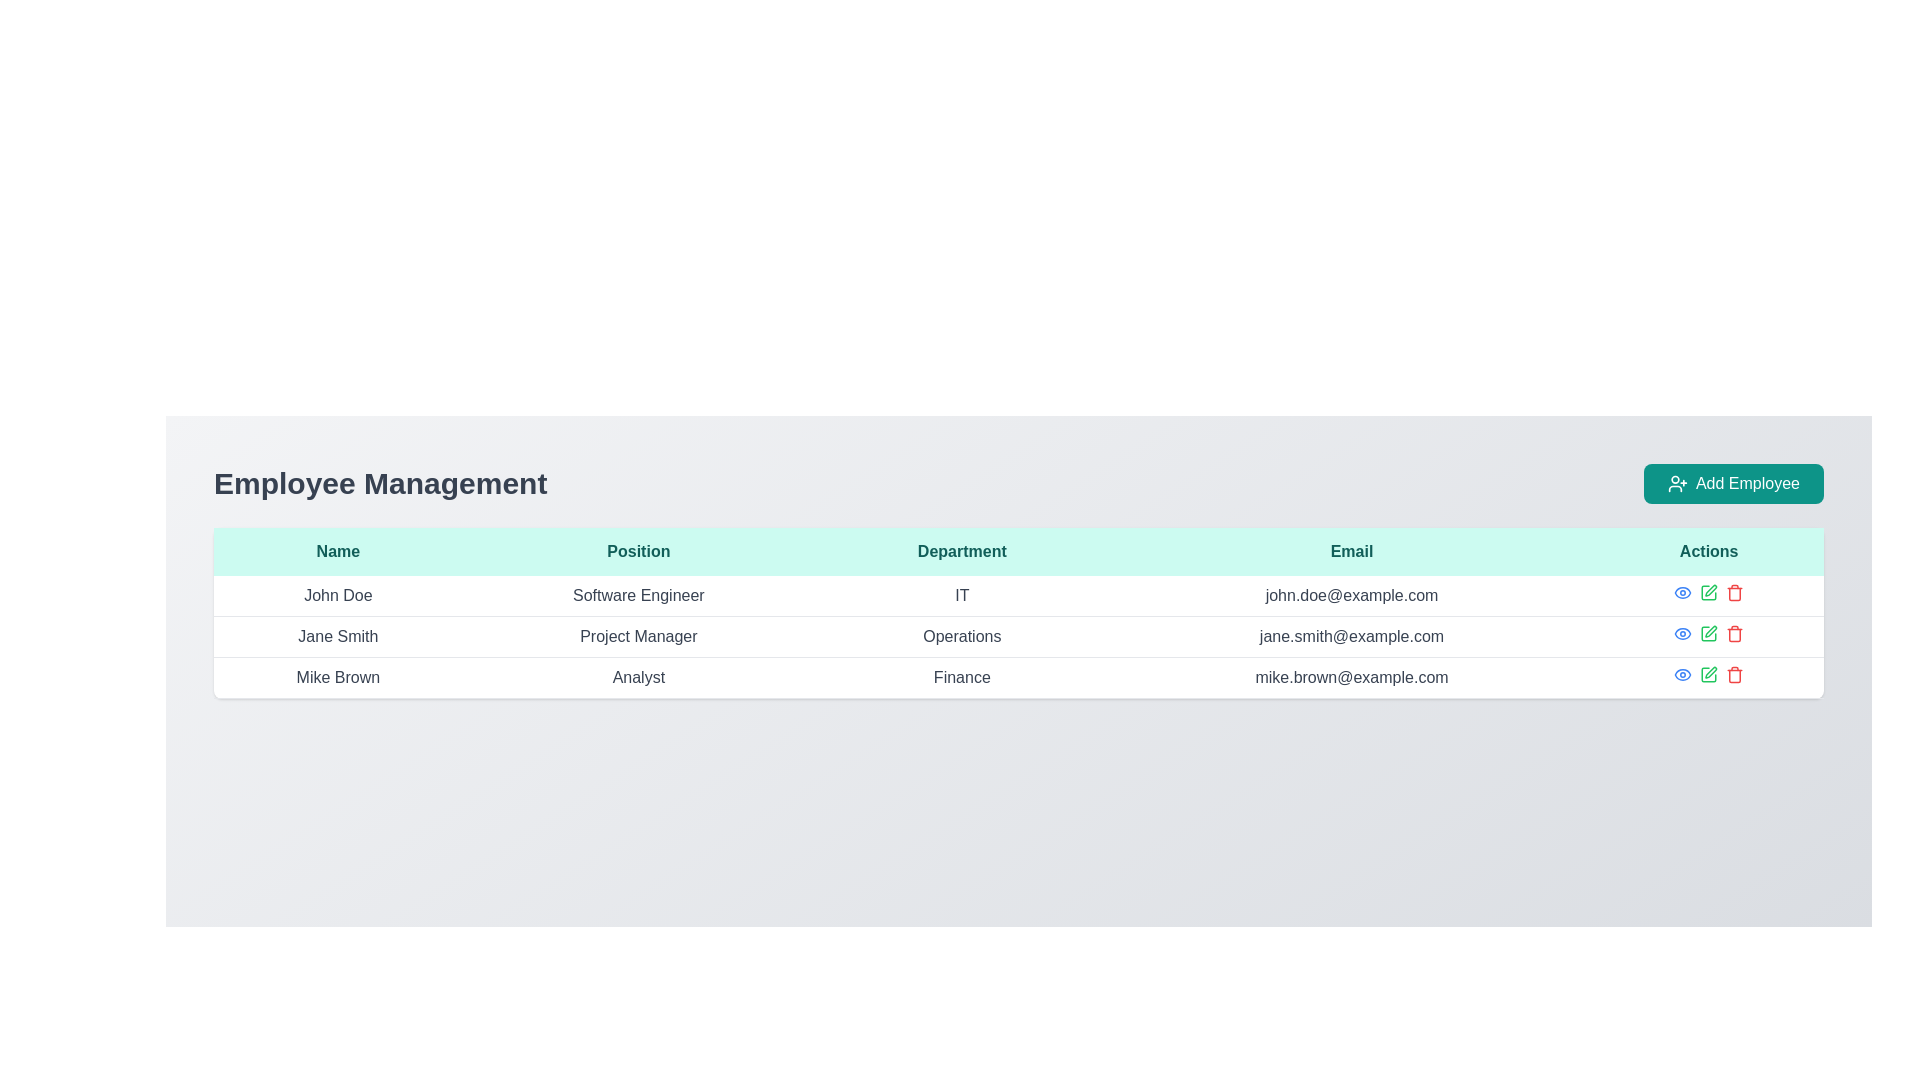 Image resolution: width=1920 pixels, height=1080 pixels. I want to click on text 'IT' displayed in gray font located in the third column under the 'Department' heading in the first row corresponding to 'John Doe', so click(962, 595).